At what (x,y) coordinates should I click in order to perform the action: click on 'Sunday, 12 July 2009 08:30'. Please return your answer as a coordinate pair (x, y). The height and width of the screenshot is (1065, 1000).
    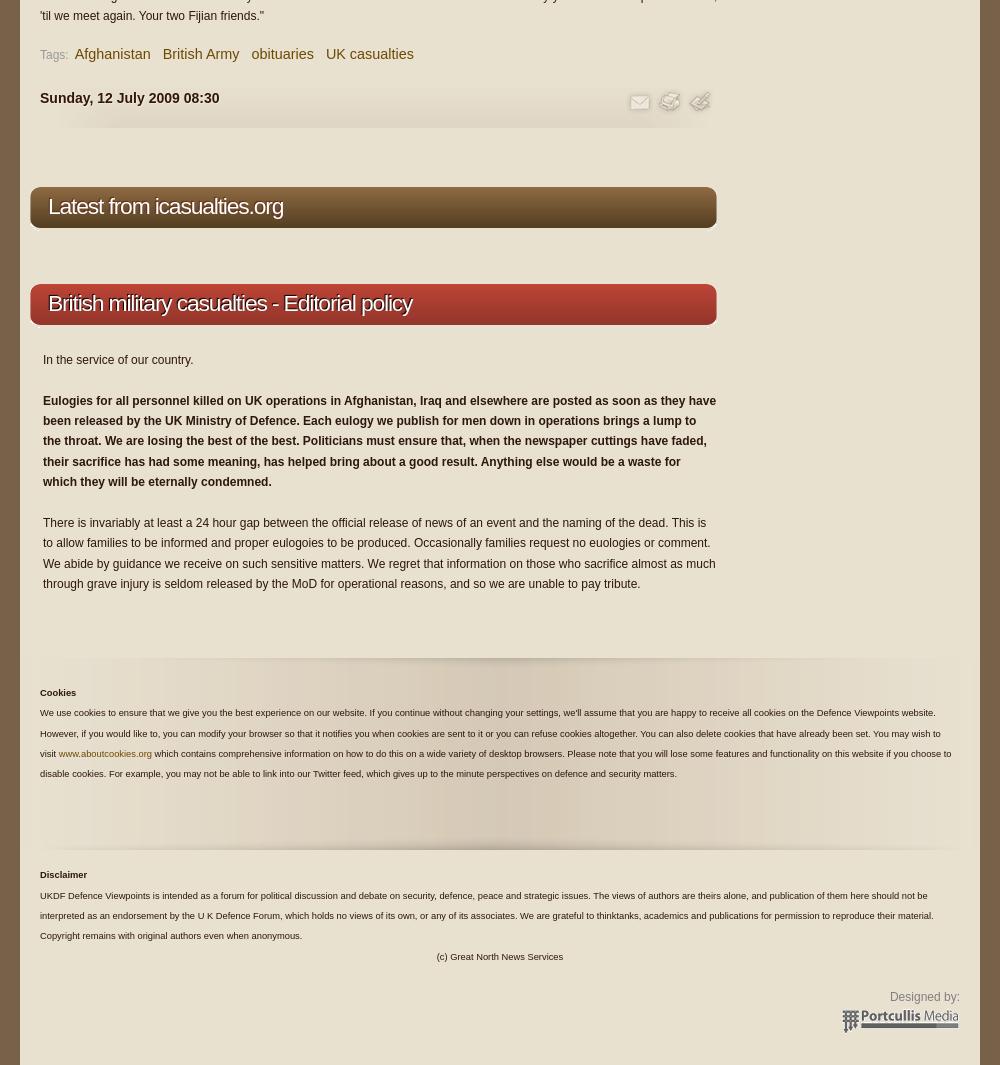
    Looking at the image, I should click on (129, 96).